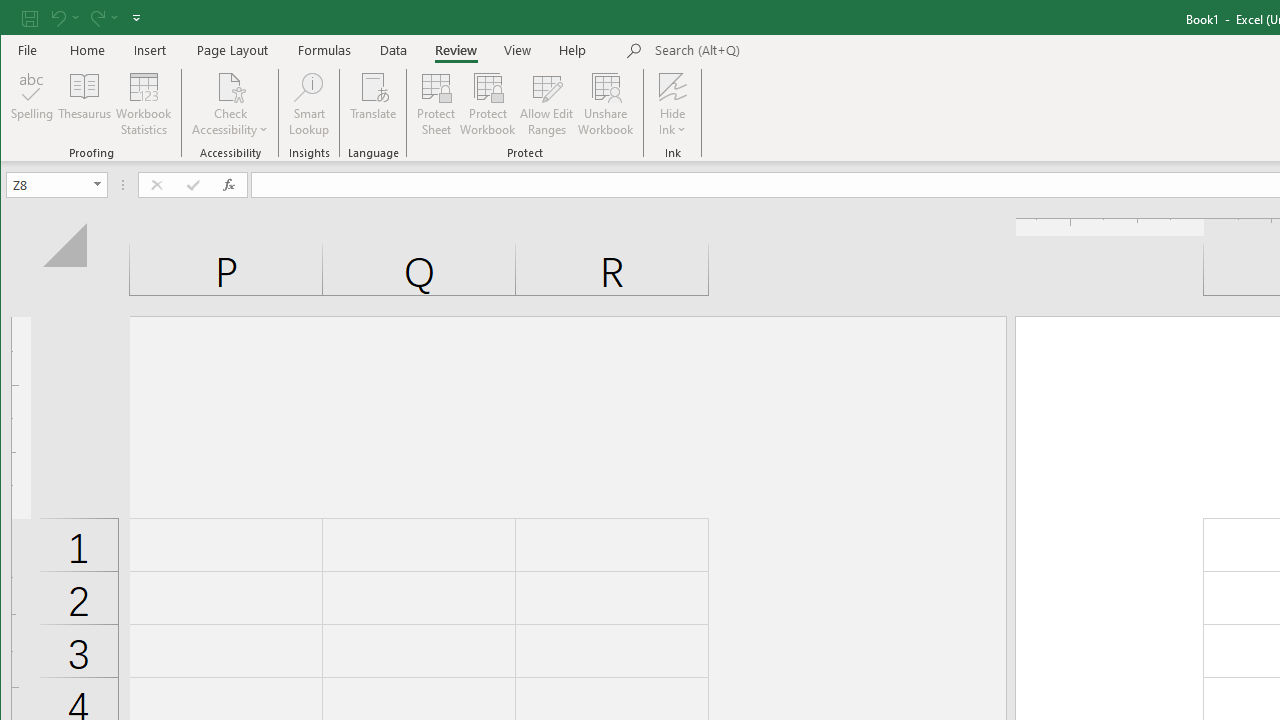  What do you see at coordinates (672, 123) in the screenshot?
I see `'More Options'` at bounding box center [672, 123].